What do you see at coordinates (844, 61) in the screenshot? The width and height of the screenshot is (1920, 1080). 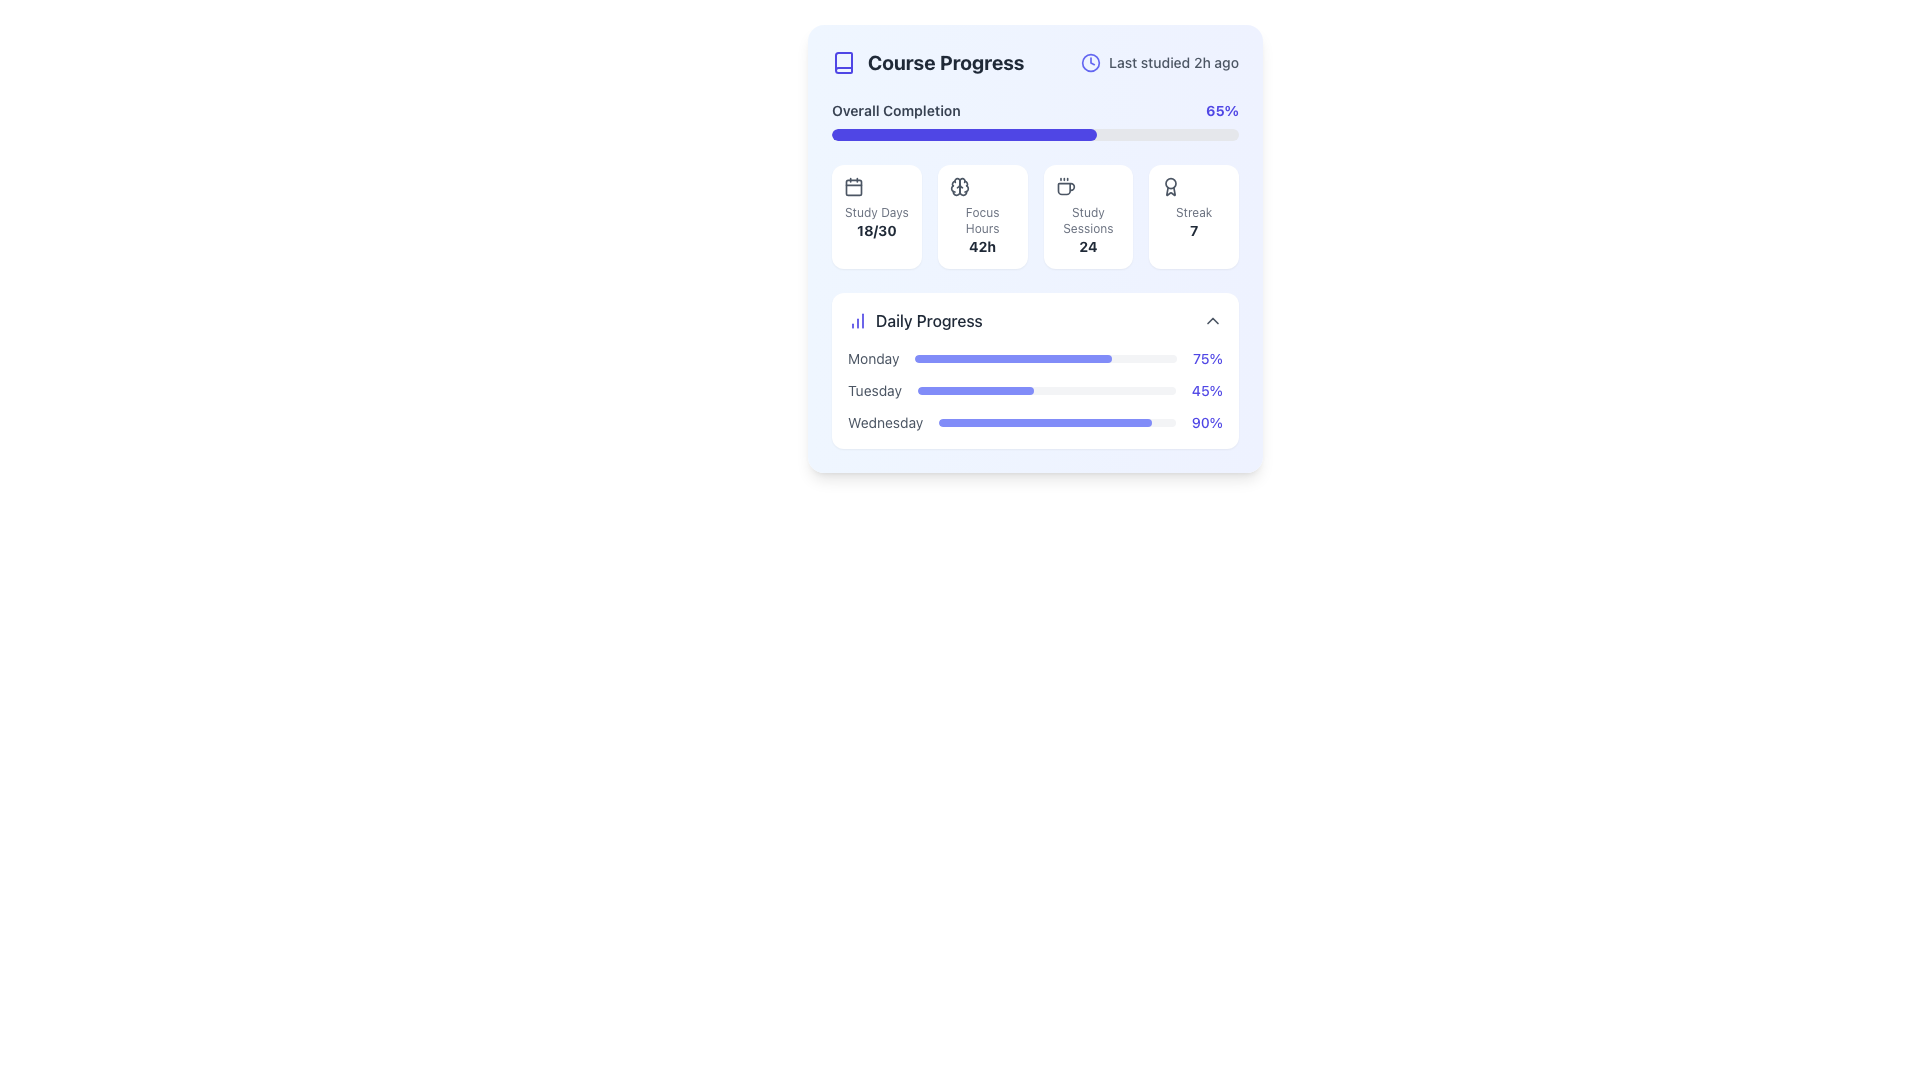 I see `the indigo book icon located in the header of the 'Course Progress' section, positioned to the left of the bold text 'Course Progress'` at bounding box center [844, 61].